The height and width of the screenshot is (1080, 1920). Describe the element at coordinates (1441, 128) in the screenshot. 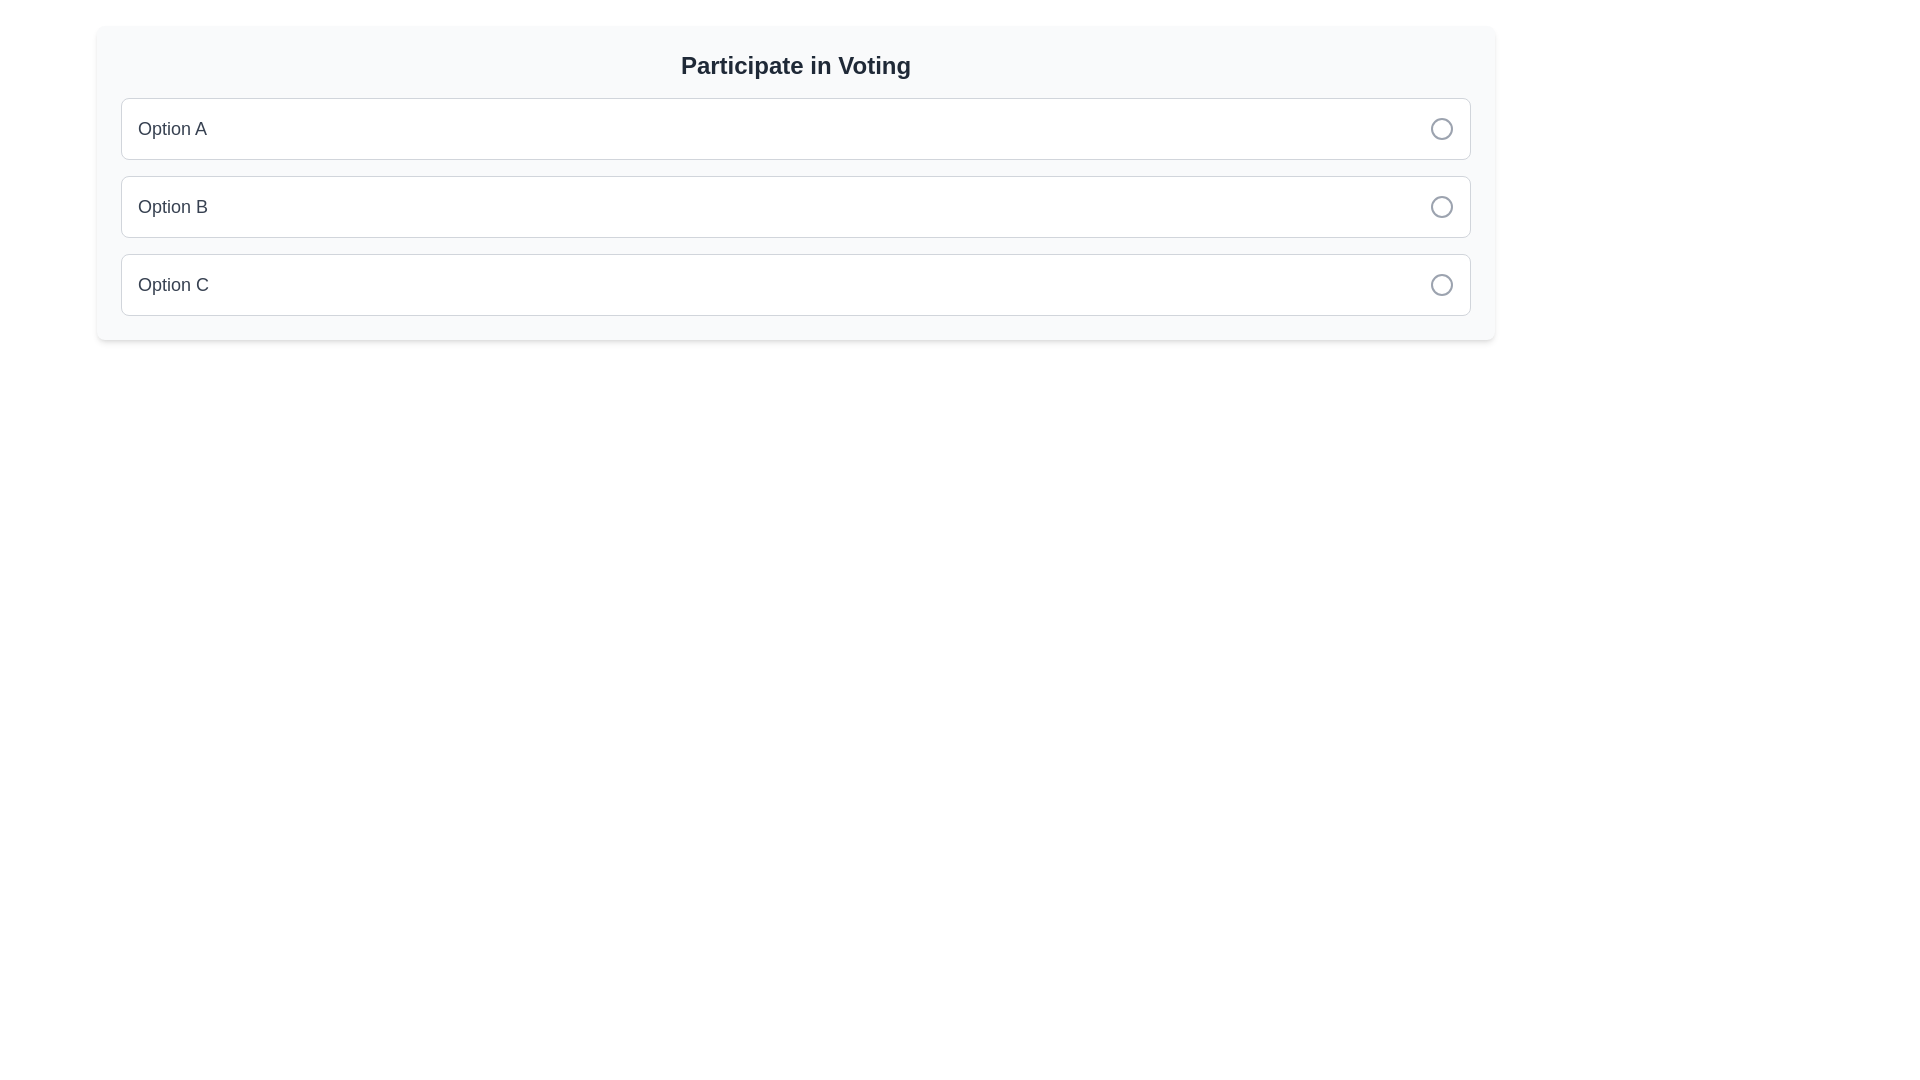

I see `the unselected radio button located to the right of the 'Option A' label` at that location.